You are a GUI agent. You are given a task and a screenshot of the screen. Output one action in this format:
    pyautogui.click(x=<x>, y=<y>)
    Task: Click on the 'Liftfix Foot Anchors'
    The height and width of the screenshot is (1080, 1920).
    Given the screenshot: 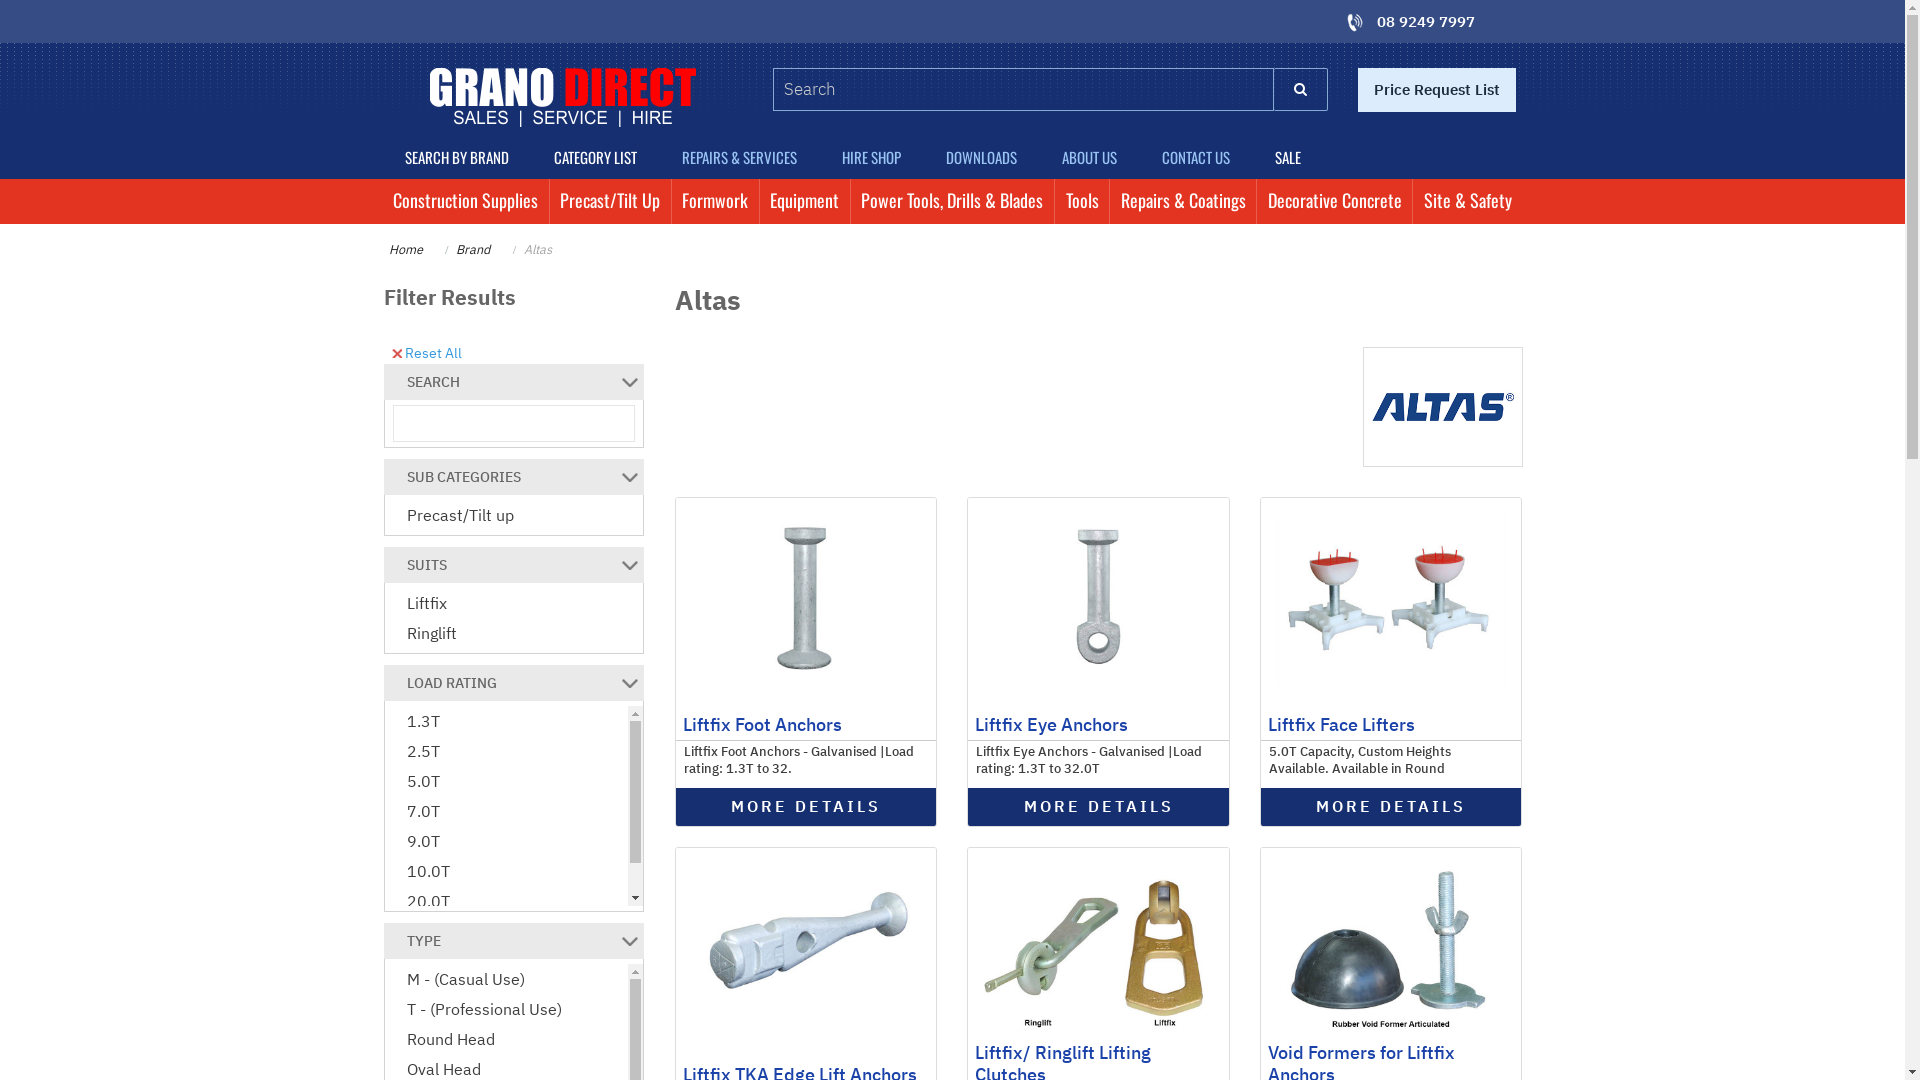 What is the action you would take?
    pyautogui.click(x=761, y=724)
    